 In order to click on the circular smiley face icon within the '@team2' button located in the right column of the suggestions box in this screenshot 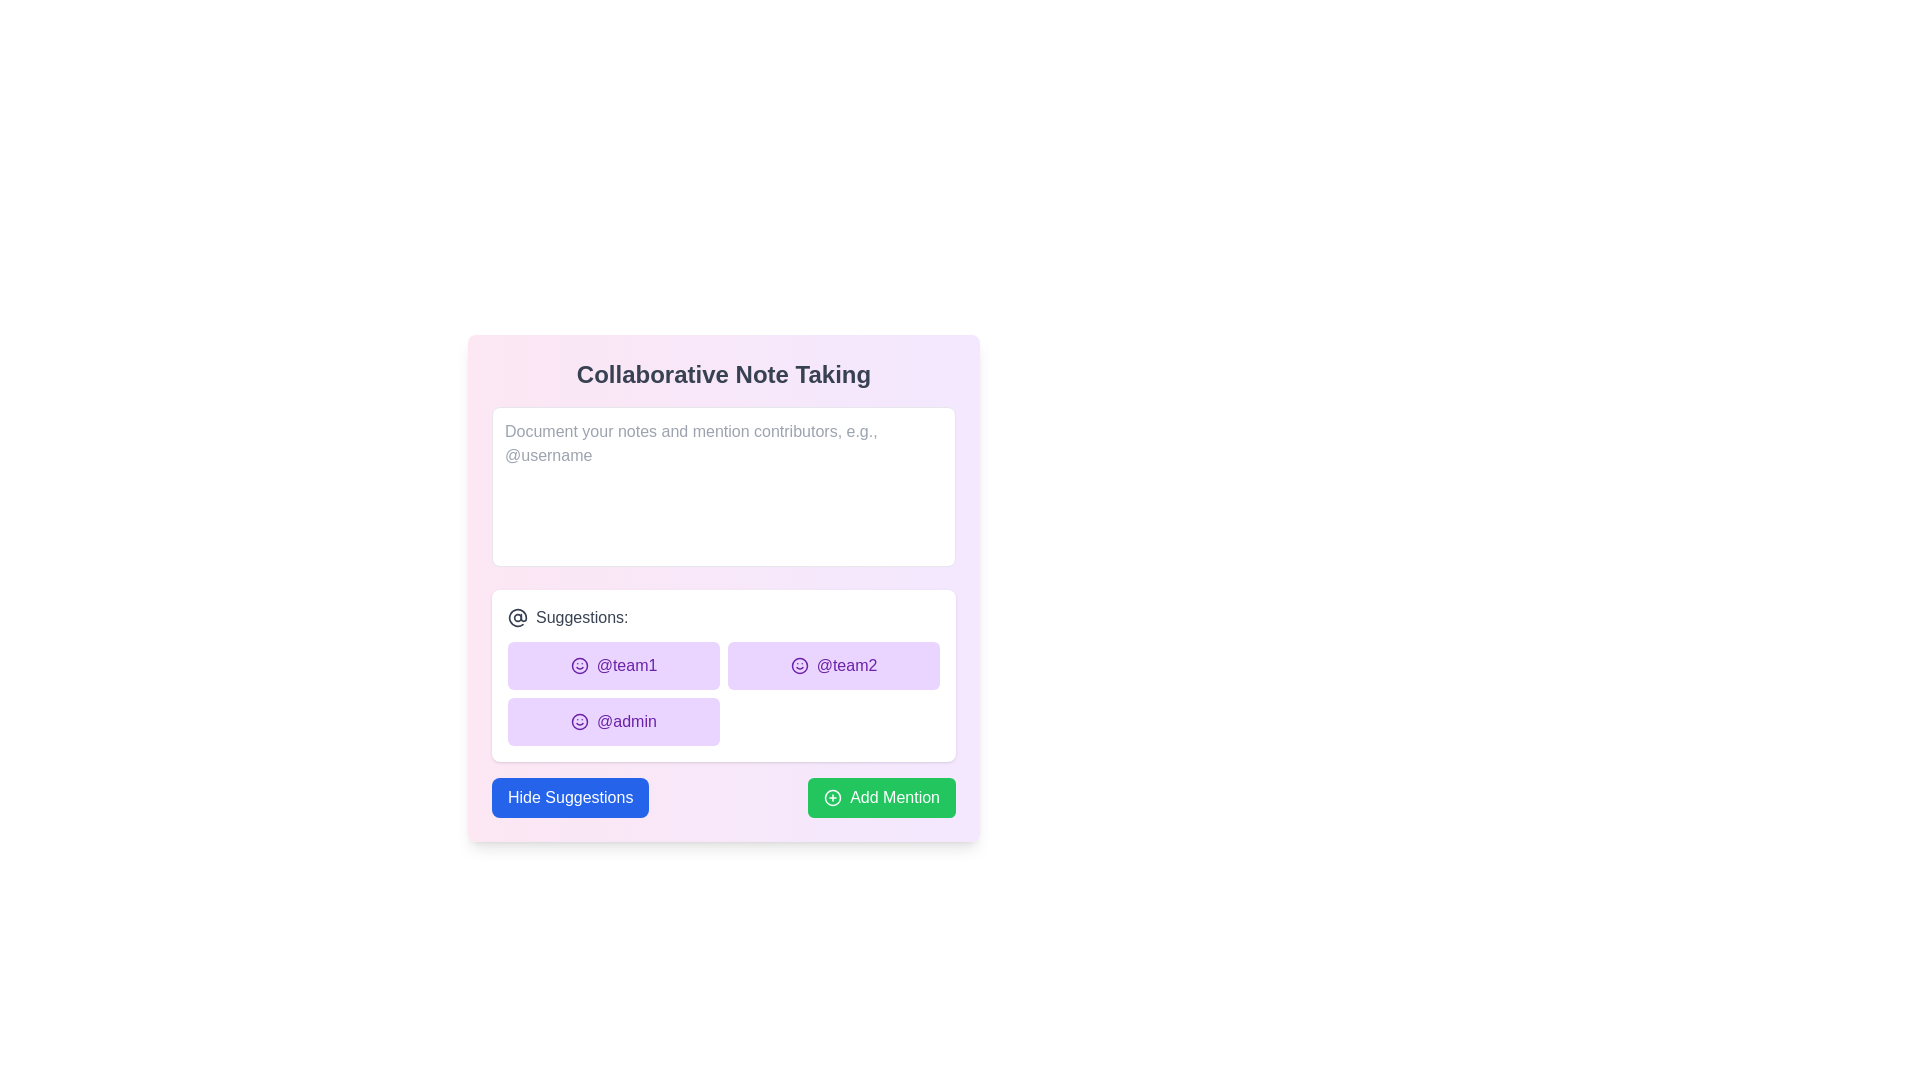, I will do `click(798, 666)`.